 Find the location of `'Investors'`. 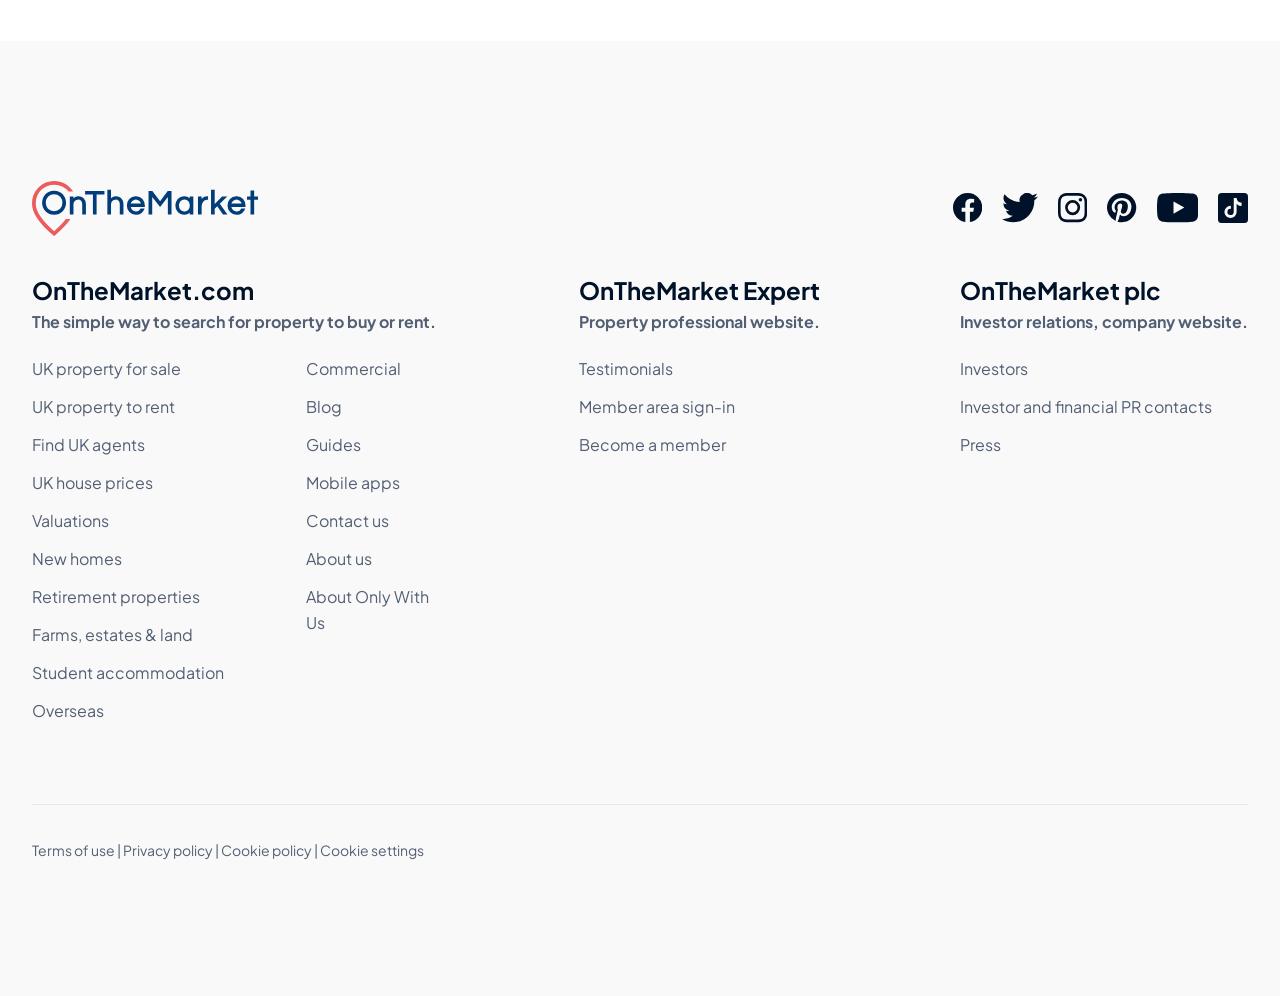

'Investors' is located at coordinates (994, 368).